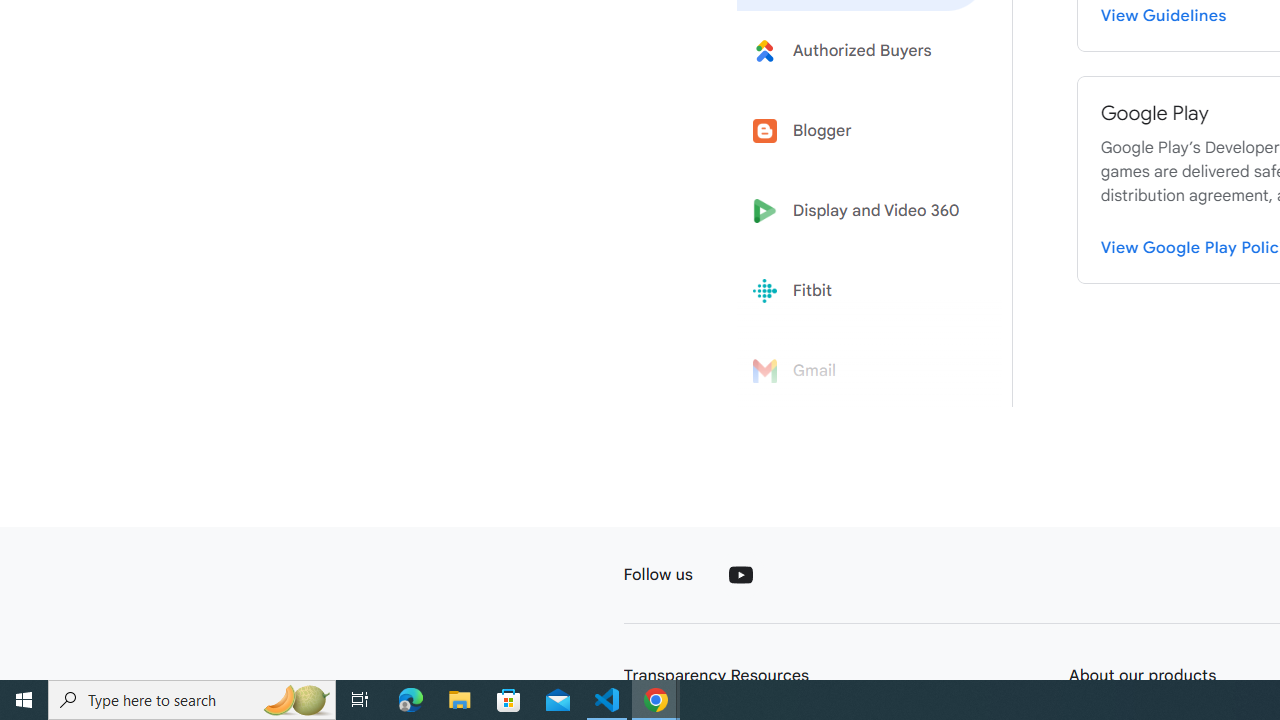 The width and height of the screenshot is (1280, 720). What do you see at coordinates (862, 49) in the screenshot?
I see `'Learn more about Authorized Buyers'` at bounding box center [862, 49].